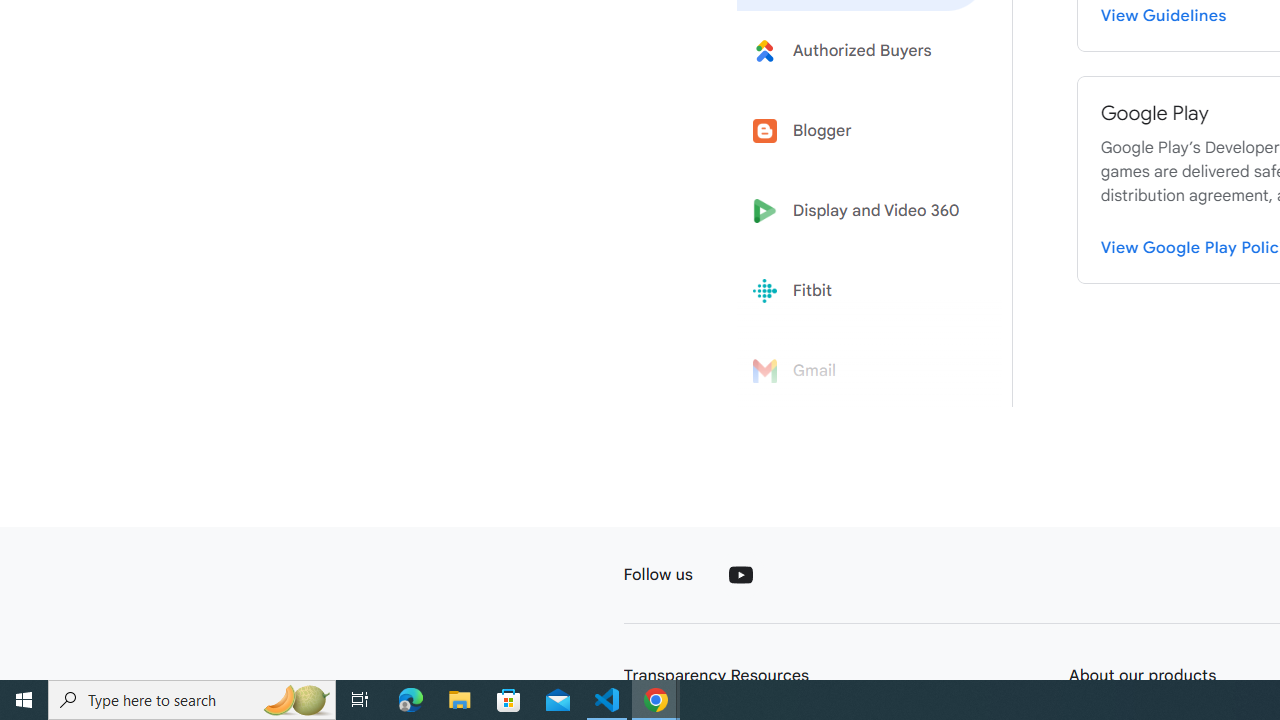 The width and height of the screenshot is (1280, 720). What do you see at coordinates (862, 49) in the screenshot?
I see `'Learn more about Authorized Buyers'` at bounding box center [862, 49].